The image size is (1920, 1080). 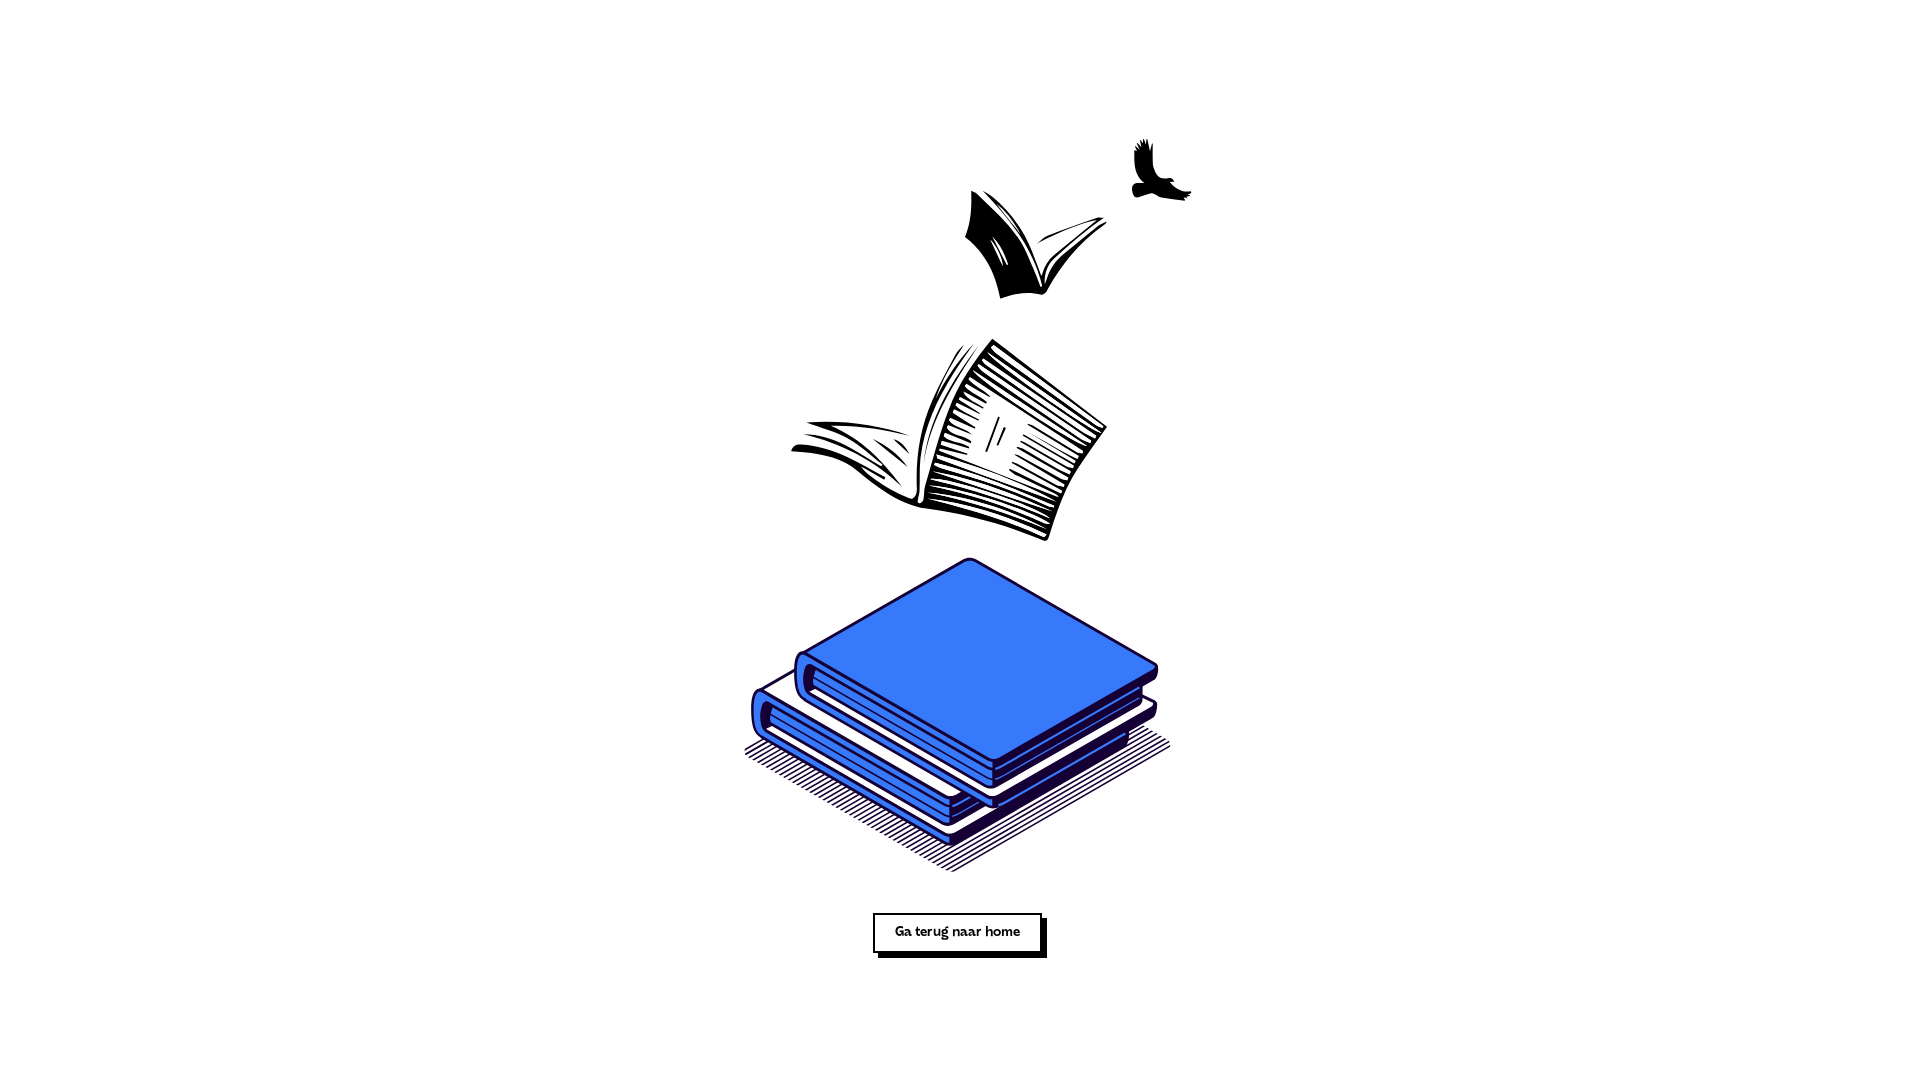 I want to click on 'Ga terug naar home', so click(x=962, y=937).